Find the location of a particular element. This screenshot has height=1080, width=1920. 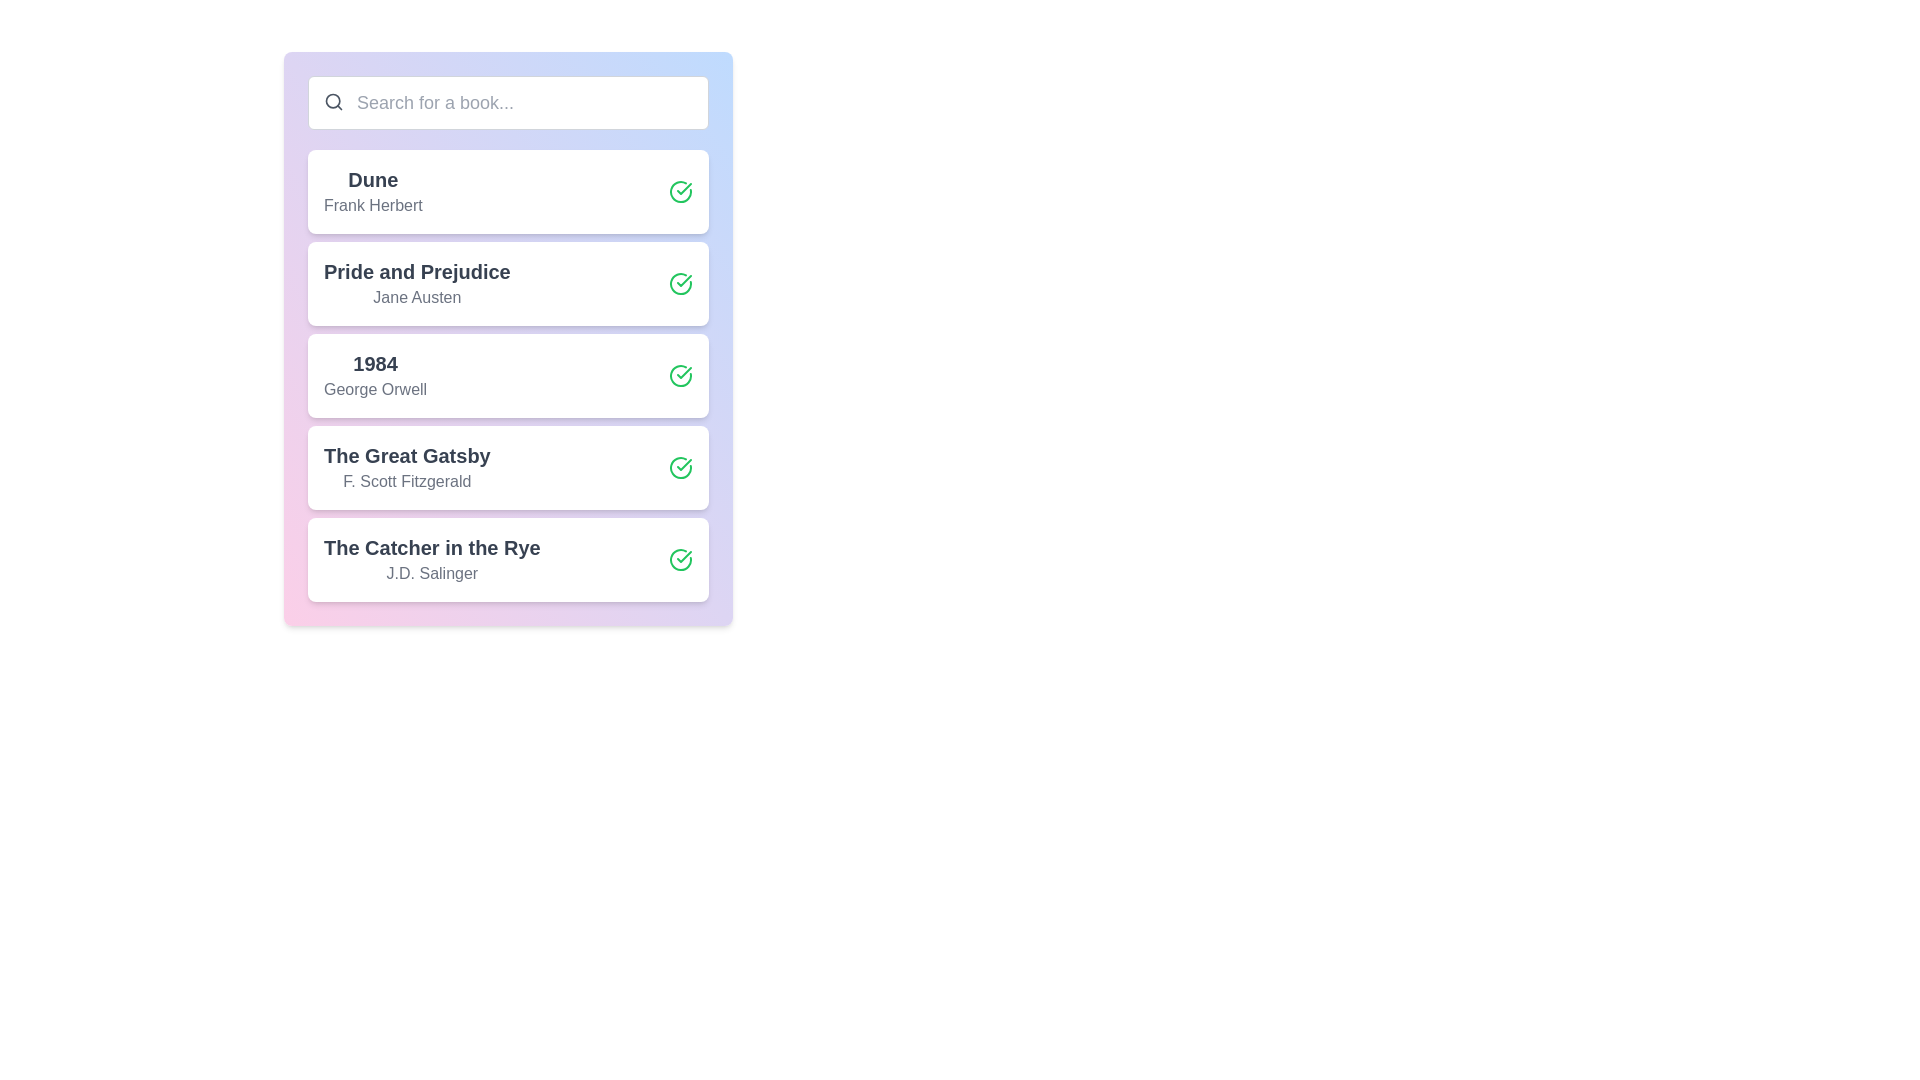

the checkmark icon with a green stroke located next to the book title 'The Great Gatsby' and author 'F. Scott Fitzgerald', which is part of the fourth list item in the vertical list is located at coordinates (684, 465).